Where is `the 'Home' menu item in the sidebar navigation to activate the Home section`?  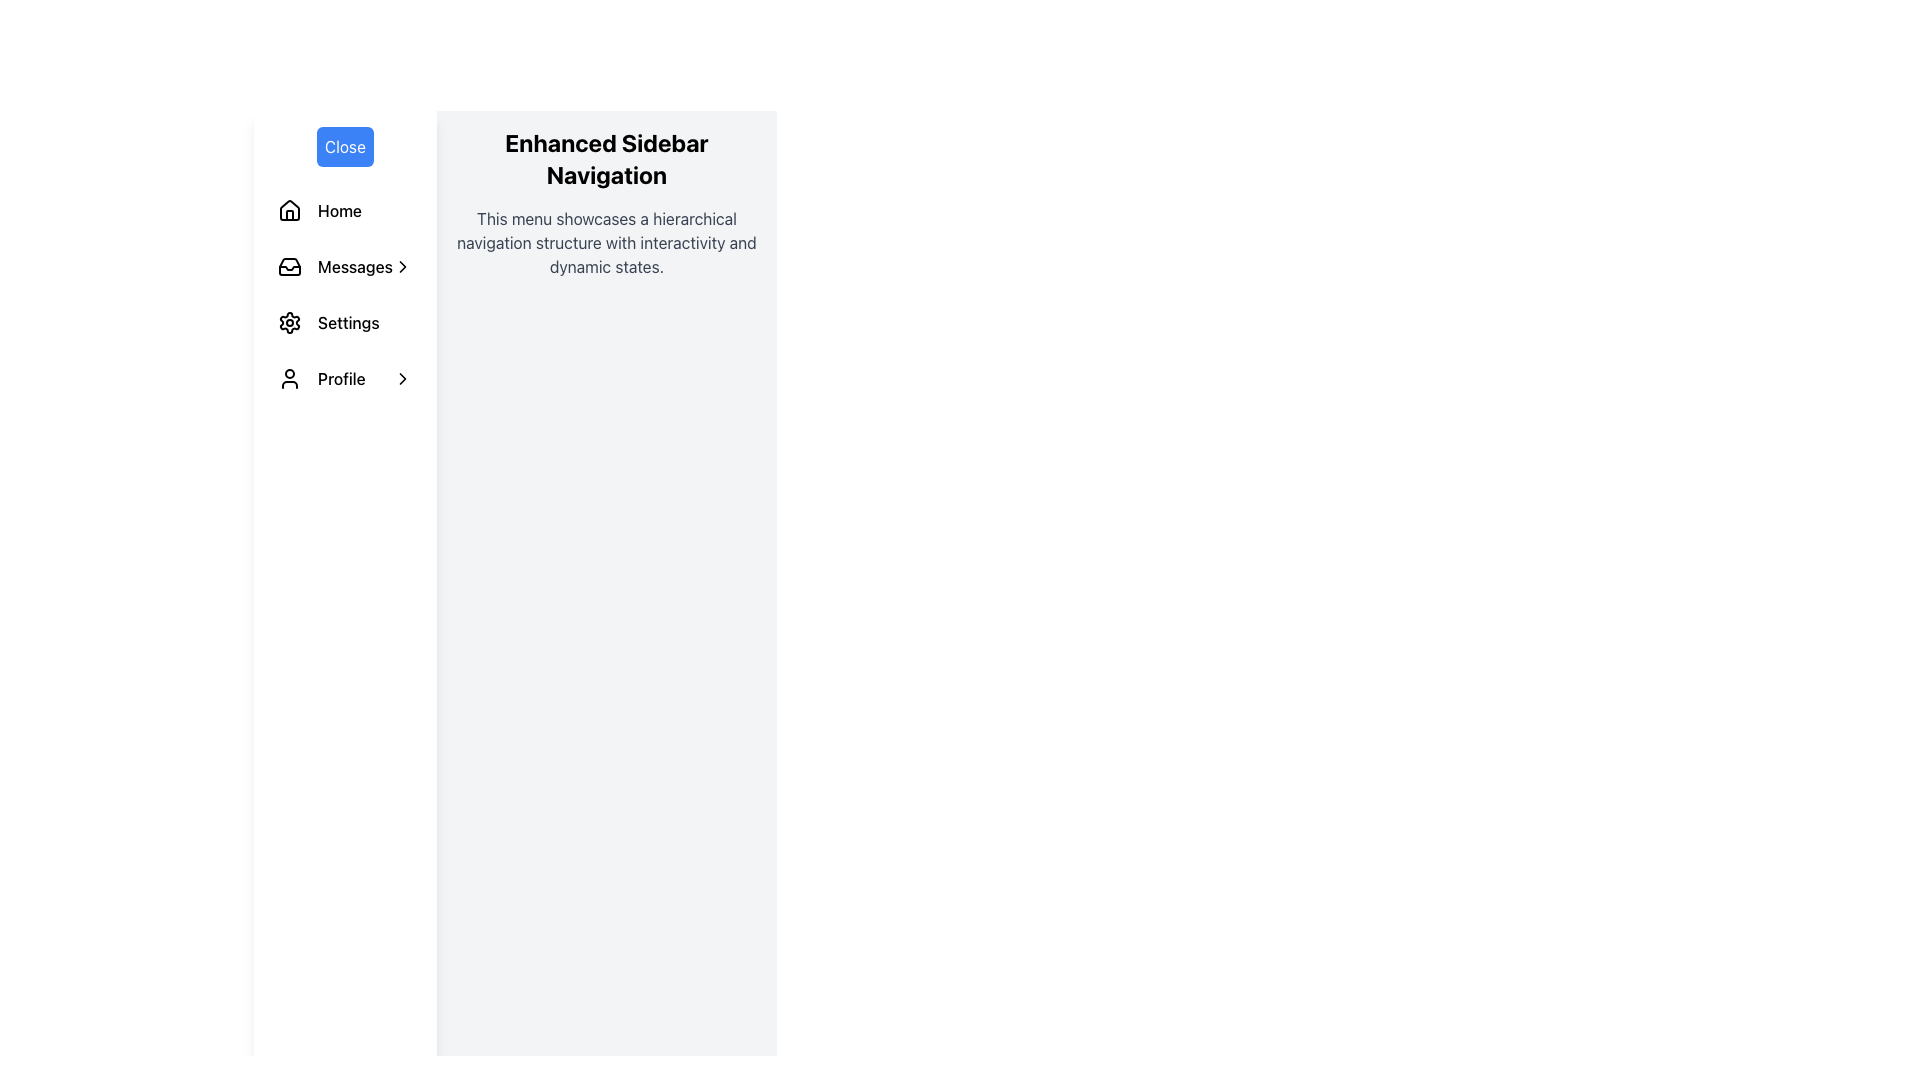
the 'Home' menu item in the sidebar navigation to activate the Home section is located at coordinates (365, 211).